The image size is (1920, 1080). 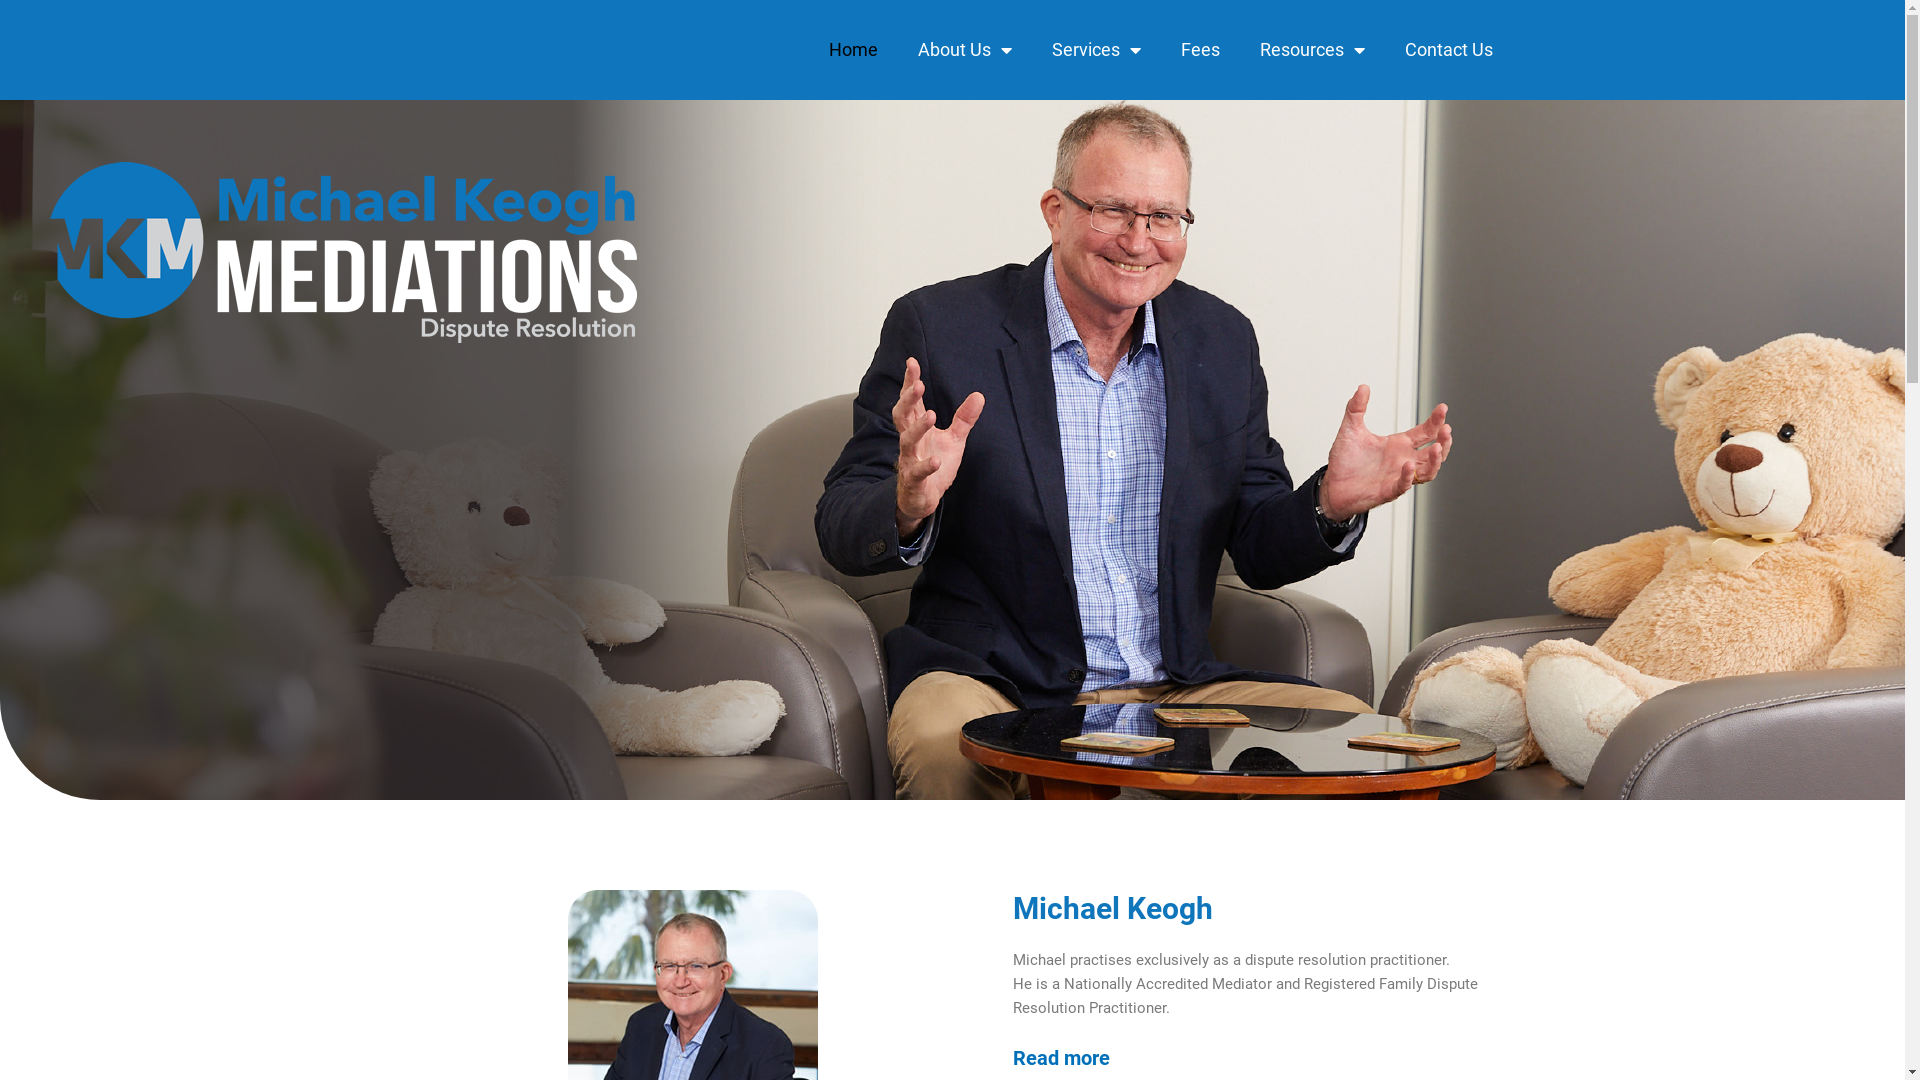 What do you see at coordinates (852, 49) in the screenshot?
I see `'Home'` at bounding box center [852, 49].